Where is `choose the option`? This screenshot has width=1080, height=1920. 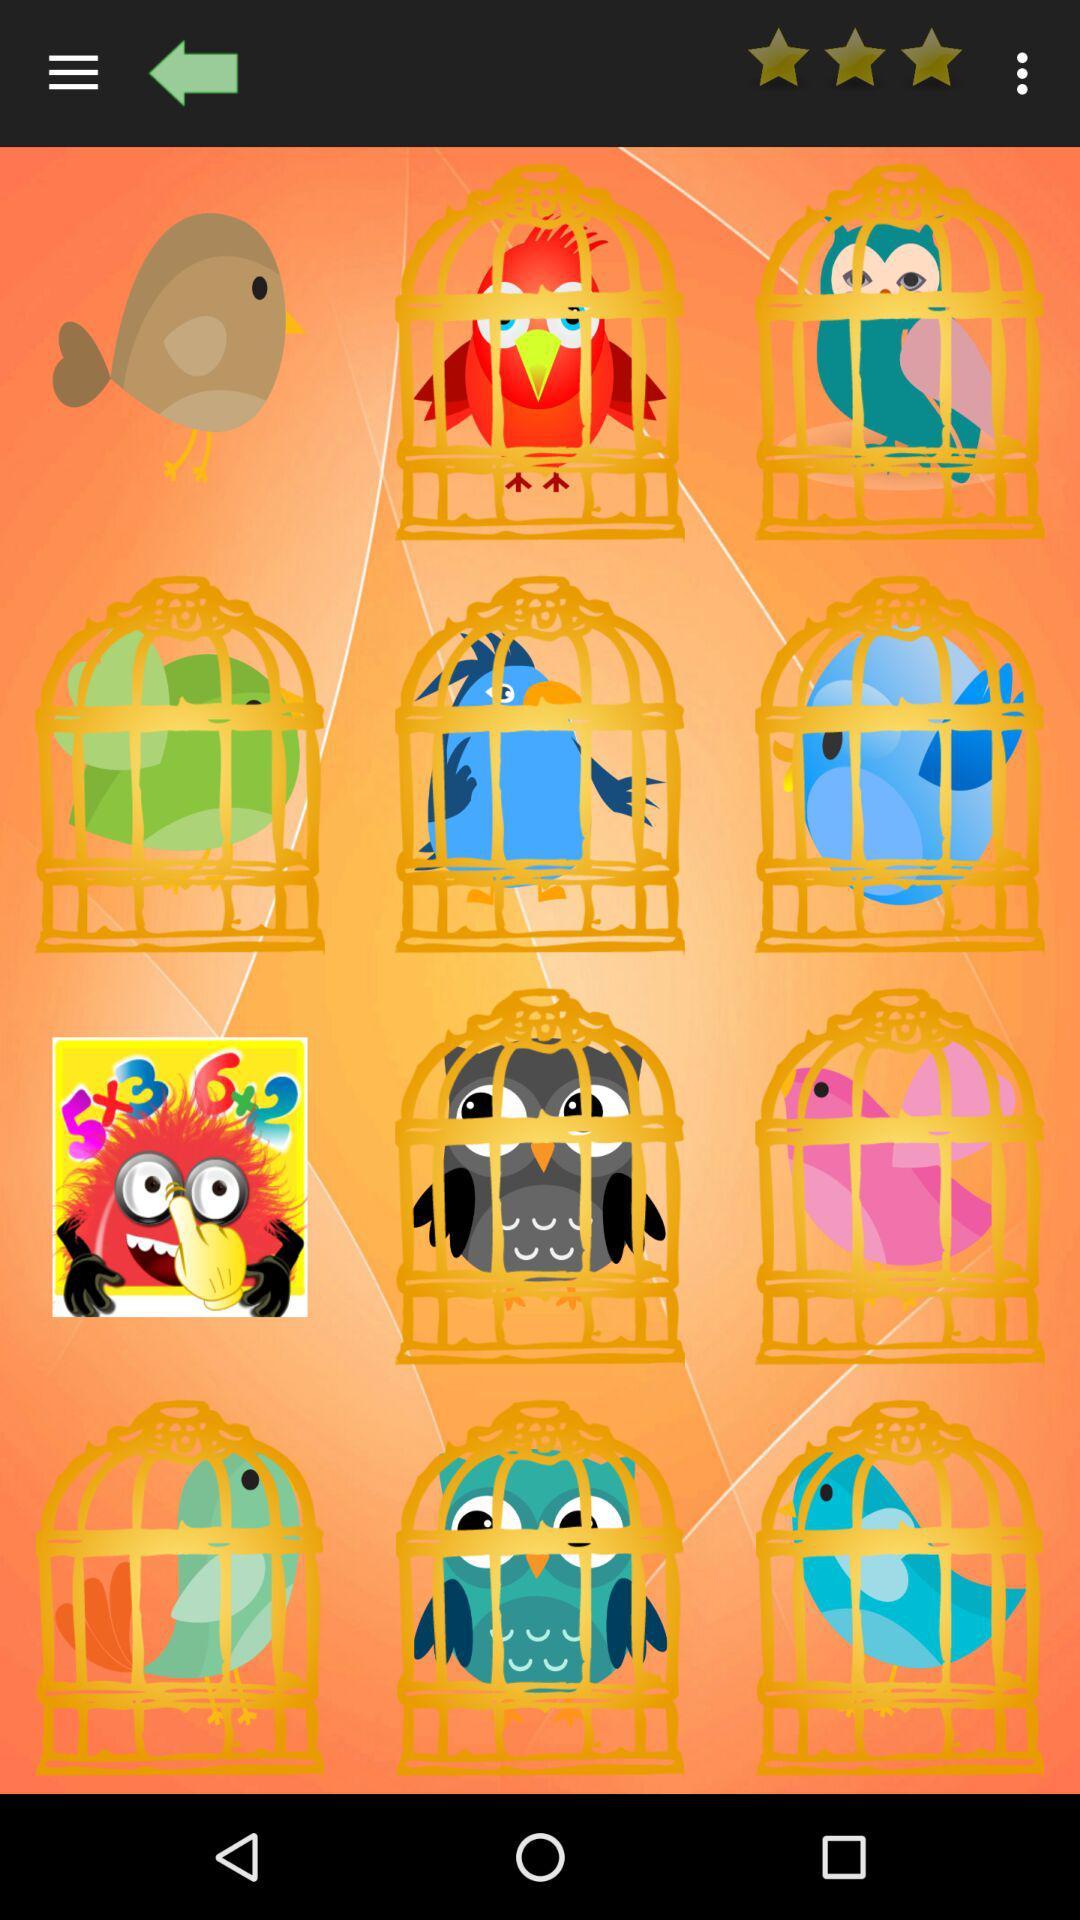 choose the option is located at coordinates (898, 352).